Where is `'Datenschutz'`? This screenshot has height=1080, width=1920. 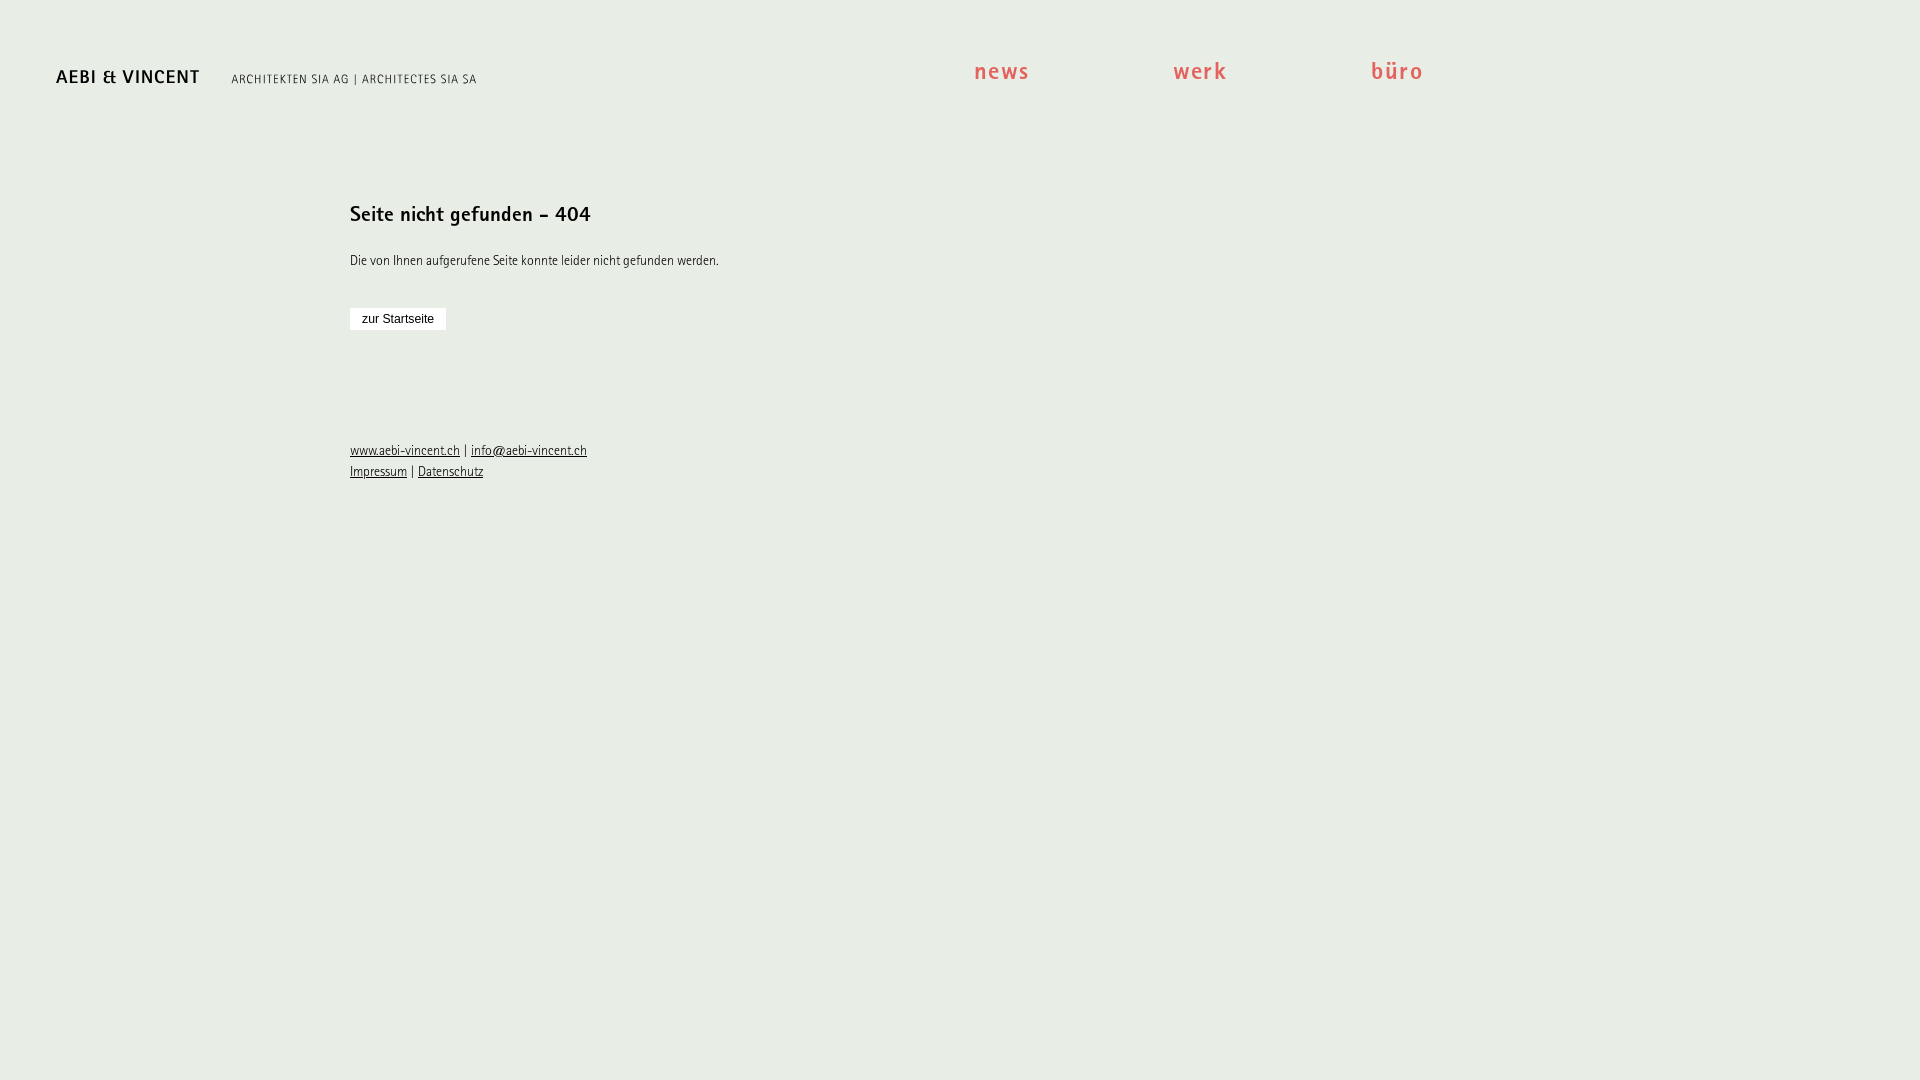
'Datenschutz' is located at coordinates (449, 473).